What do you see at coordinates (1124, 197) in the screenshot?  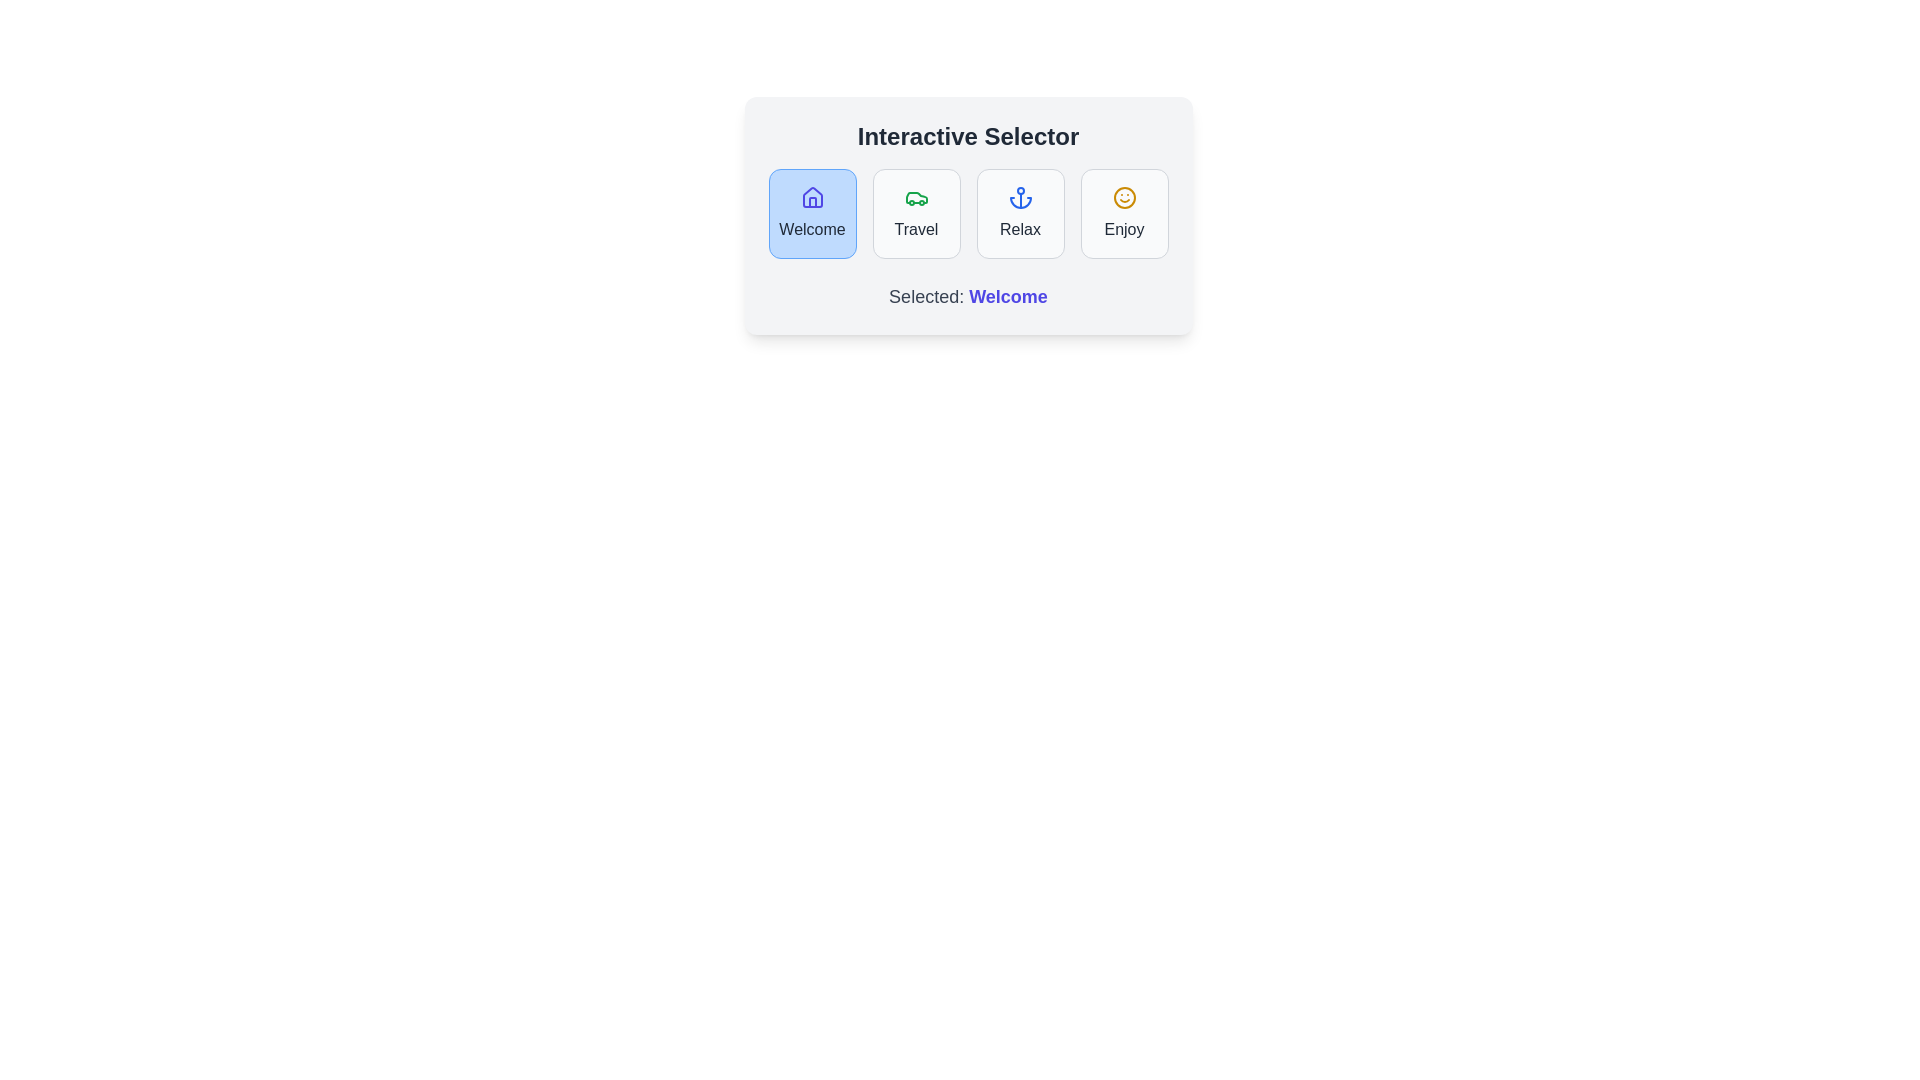 I see `the circular icon component that is part of the smiley face icon, located at the rightmost part of the toolbar among four icons` at bounding box center [1124, 197].